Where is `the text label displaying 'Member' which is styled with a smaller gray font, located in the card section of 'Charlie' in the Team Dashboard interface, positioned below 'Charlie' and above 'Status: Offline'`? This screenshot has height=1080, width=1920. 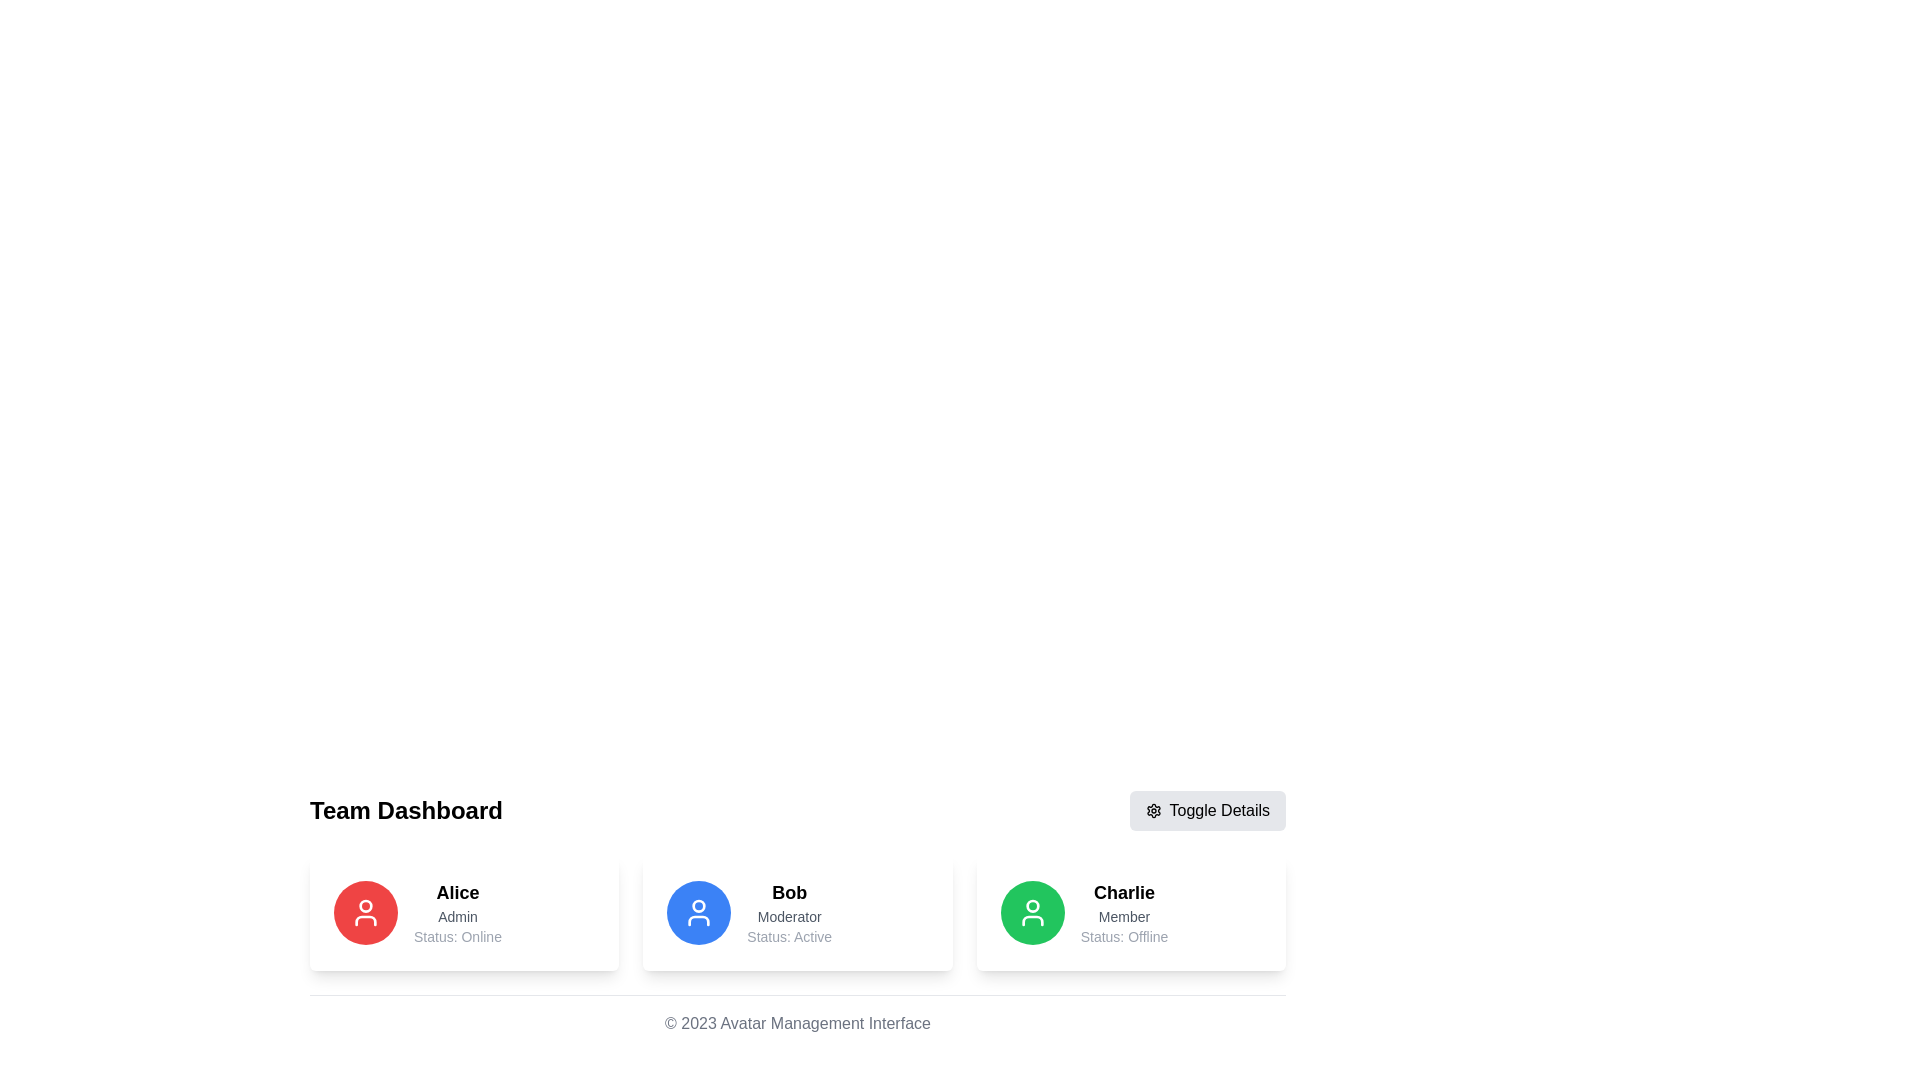 the text label displaying 'Member' which is styled with a smaller gray font, located in the card section of 'Charlie' in the Team Dashboard interface, positioned below 'Charlie' and above 'Status: Offline' is located at coordinates (1124, 917).